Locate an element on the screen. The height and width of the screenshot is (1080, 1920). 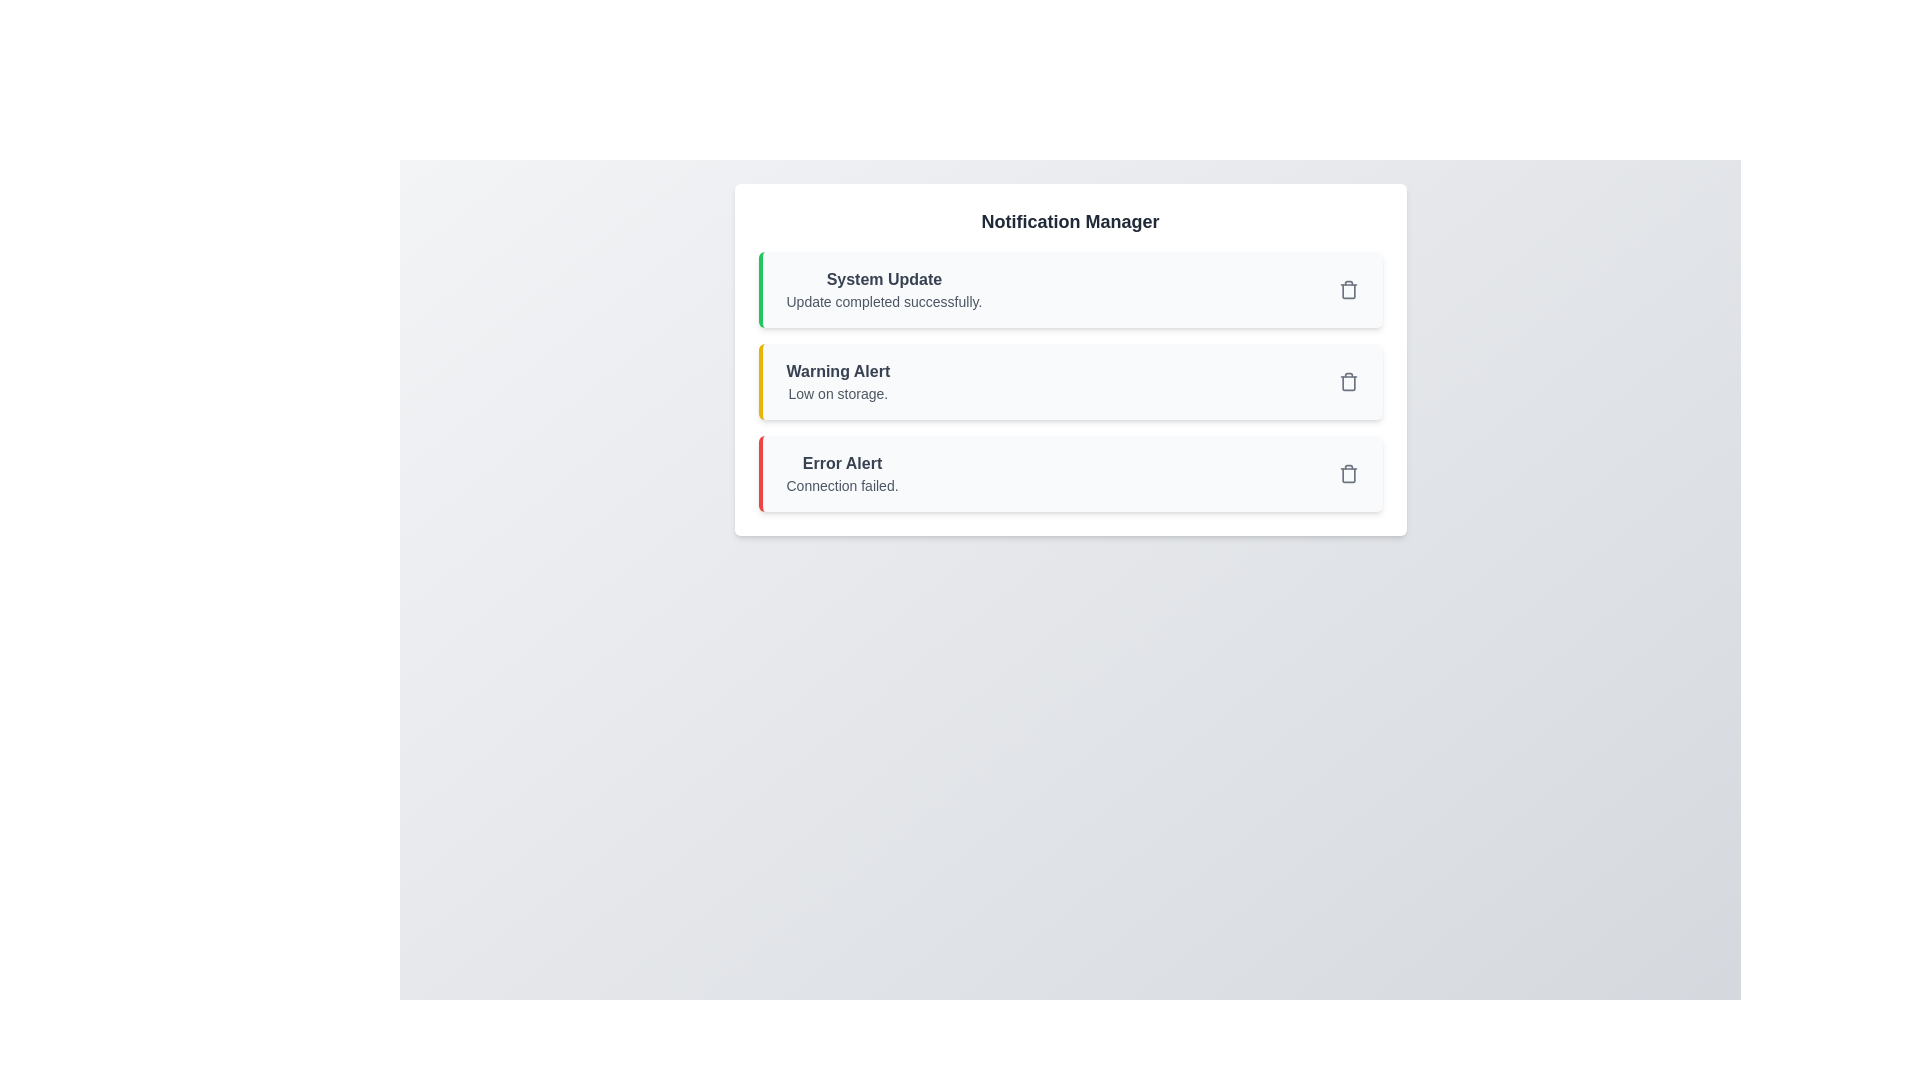
the Trash Can SVG Icon is located at coordinates (1348, 474).